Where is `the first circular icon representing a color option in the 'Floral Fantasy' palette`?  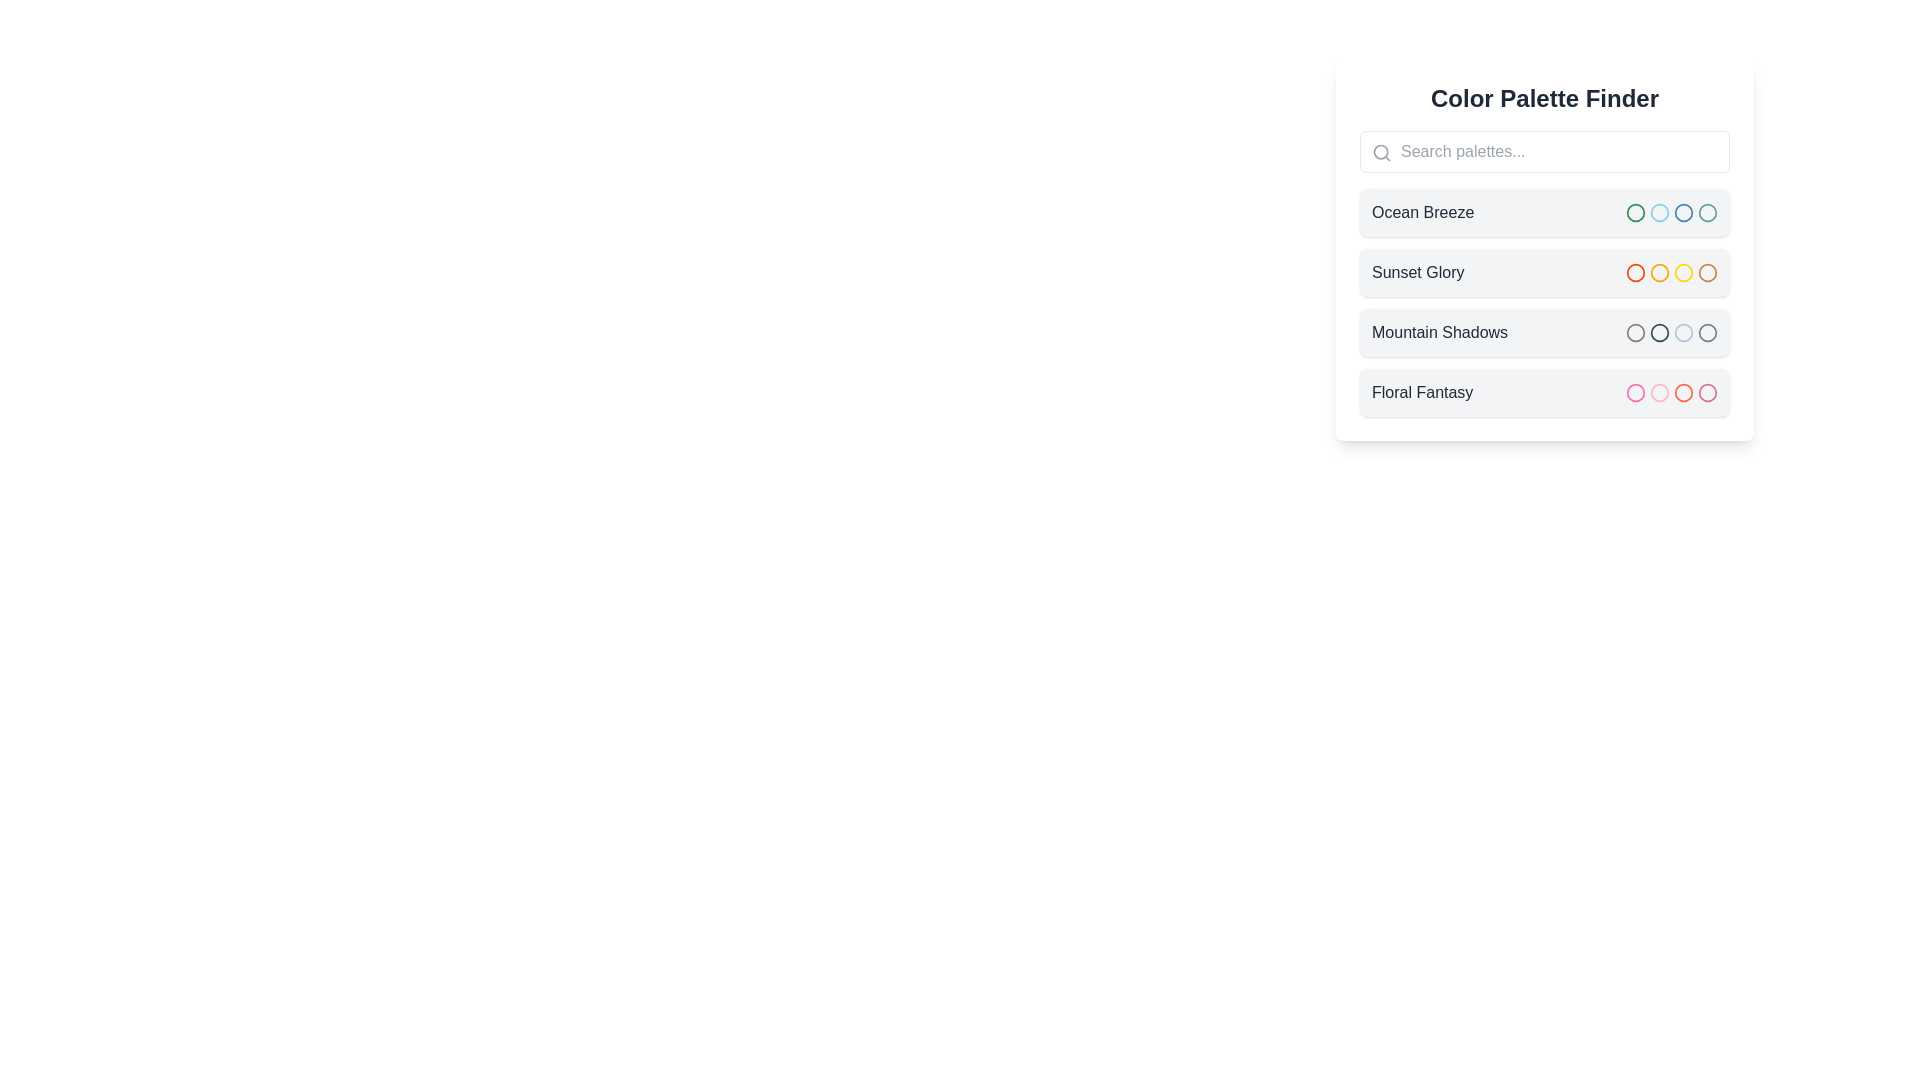
the first circular icon representing a color option in the 'Floral Fantasy' palette is located at coordinates (1636, 393).